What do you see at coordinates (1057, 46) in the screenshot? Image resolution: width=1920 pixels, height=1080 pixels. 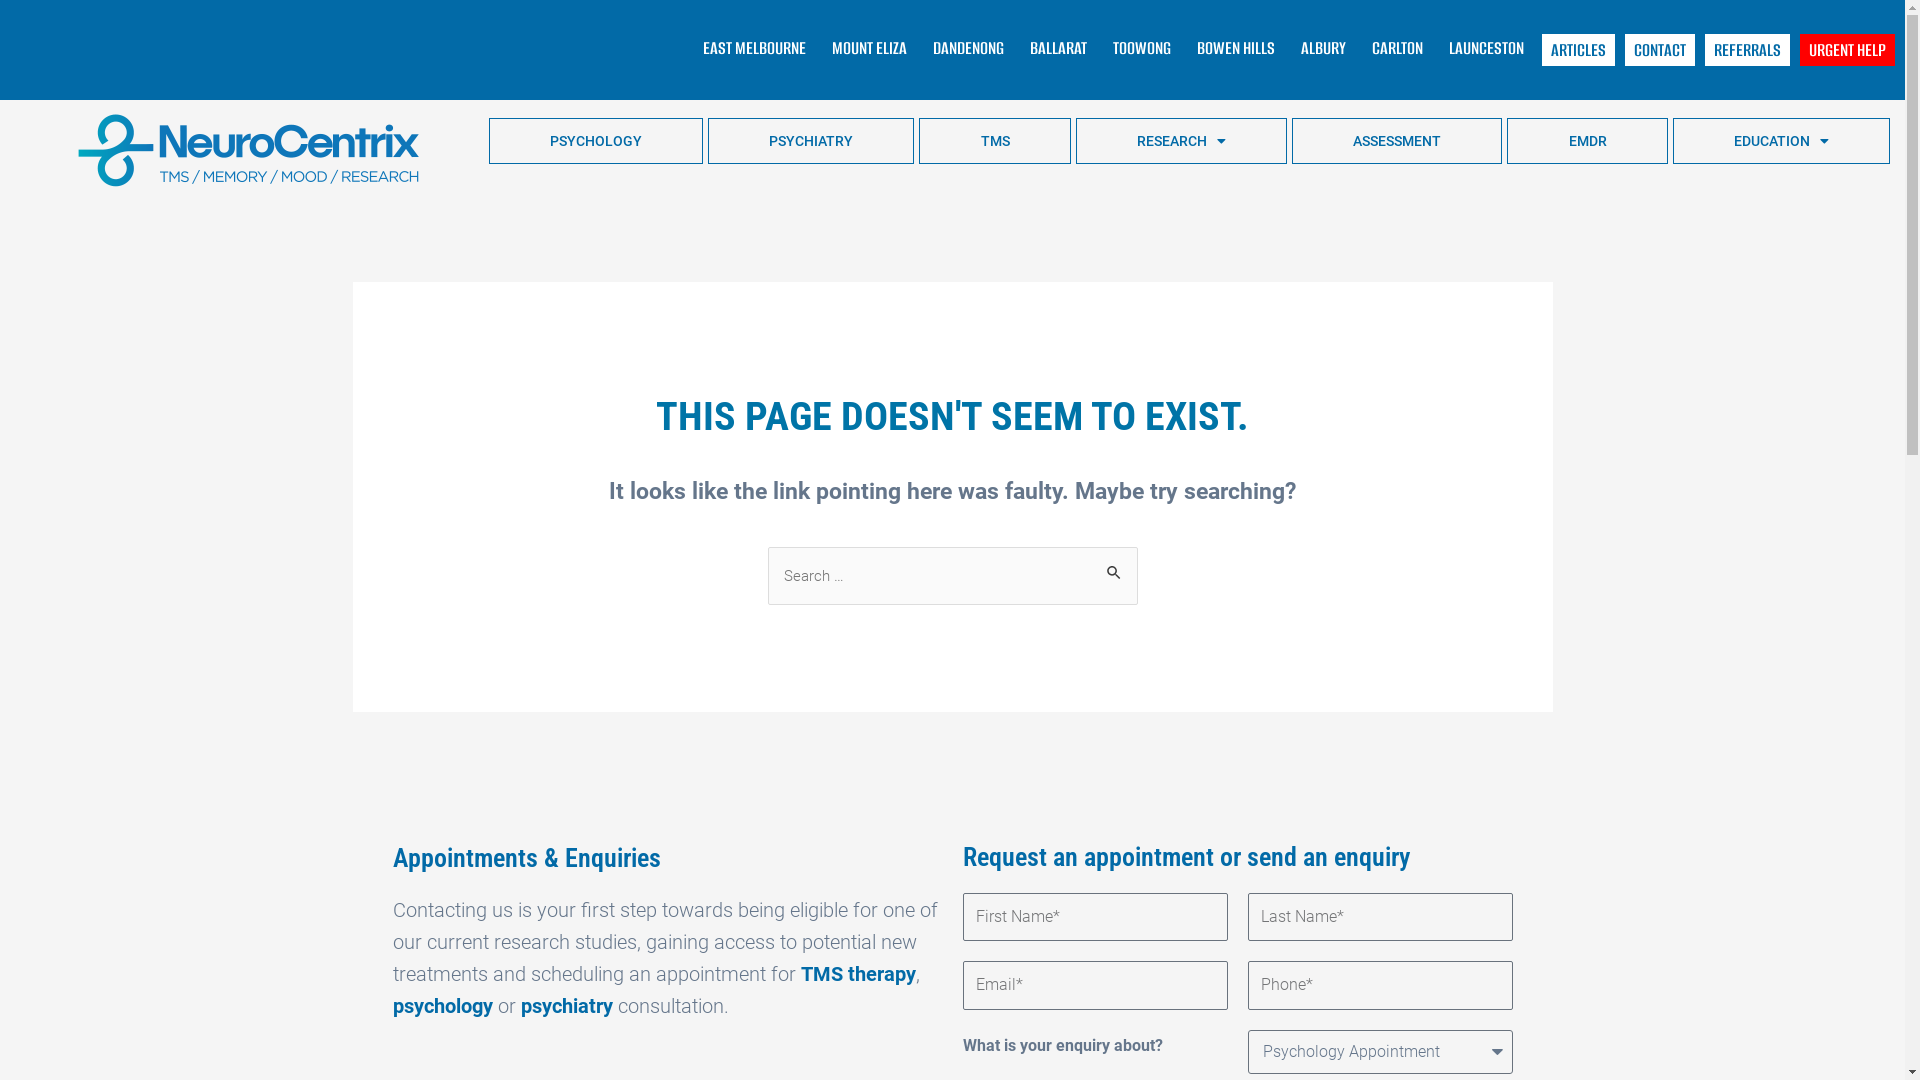 I see `'BALLARAT'` at bounding box center [1057, 46].